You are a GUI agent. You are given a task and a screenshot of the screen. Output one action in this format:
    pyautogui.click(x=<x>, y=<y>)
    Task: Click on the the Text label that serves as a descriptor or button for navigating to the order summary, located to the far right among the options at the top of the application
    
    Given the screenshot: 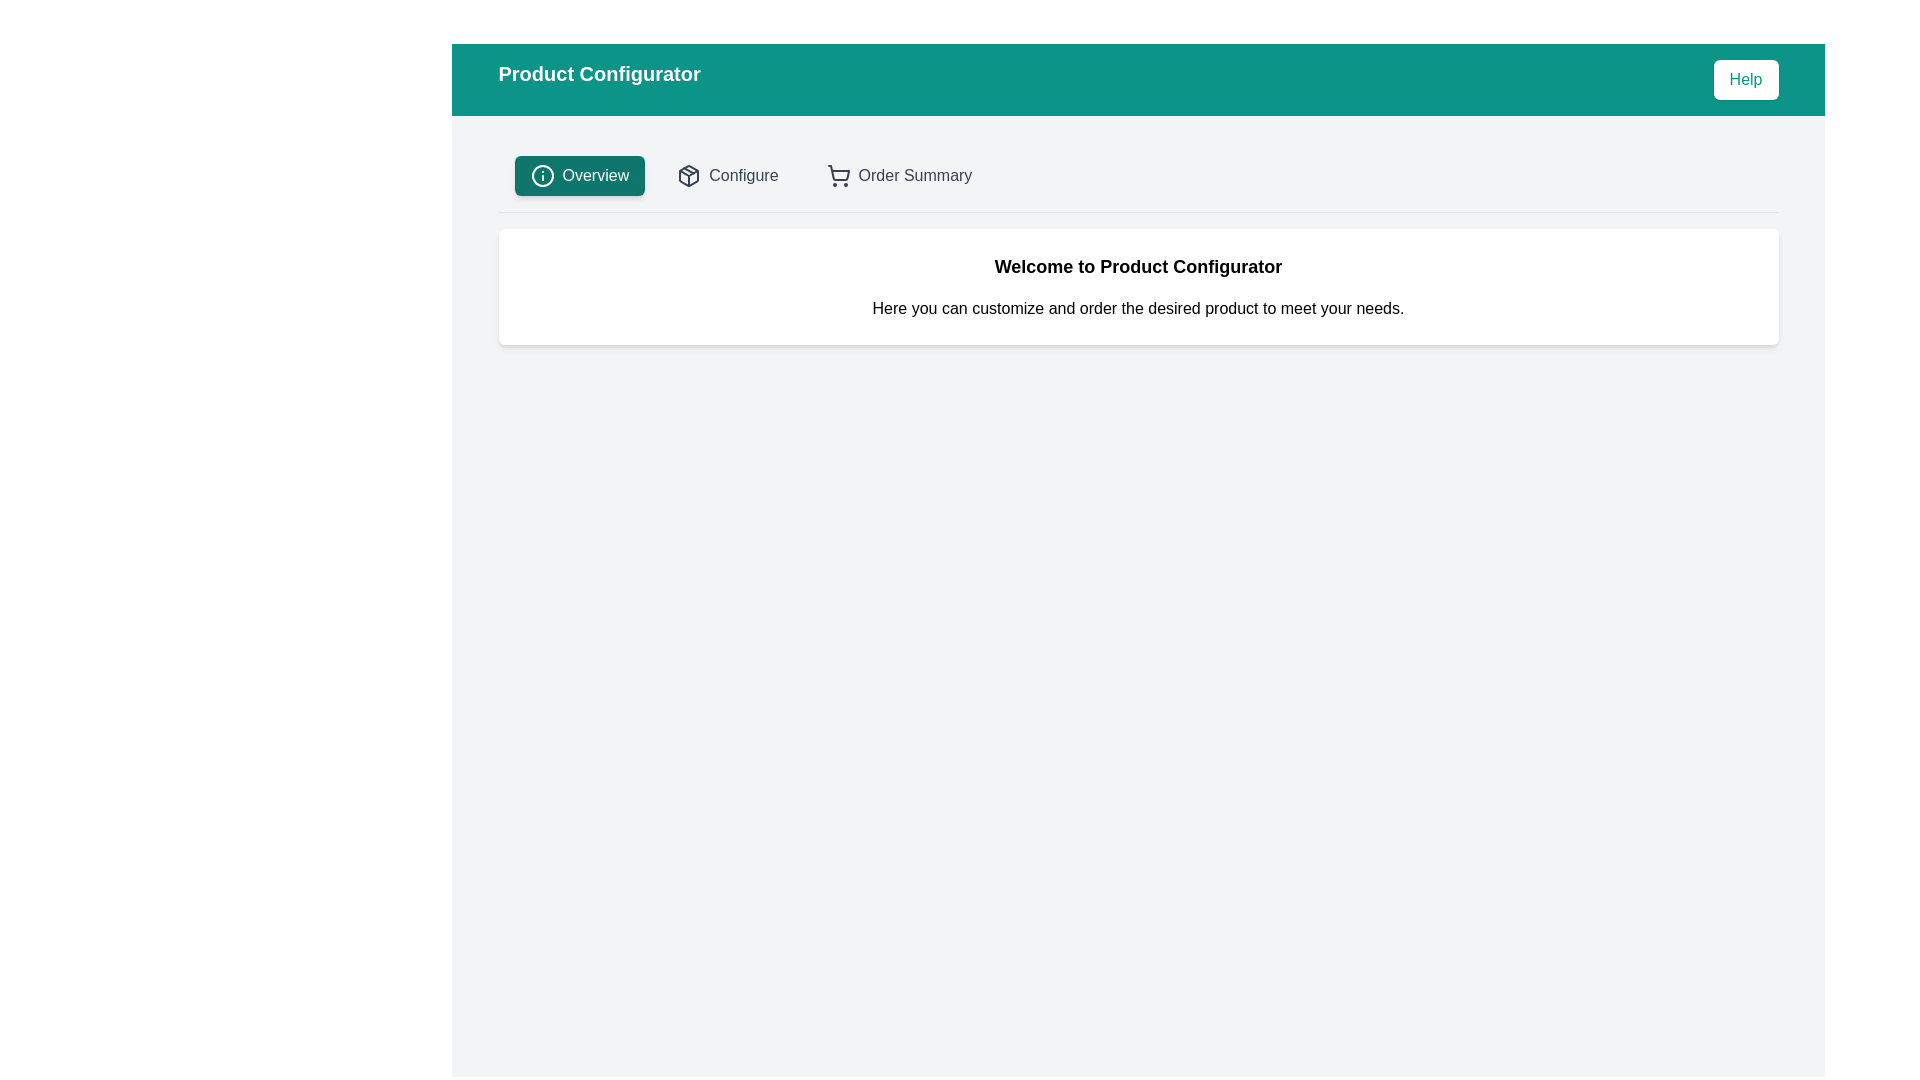 What is the action you would take?
    pyautogui.click(x=914, y=175)
    